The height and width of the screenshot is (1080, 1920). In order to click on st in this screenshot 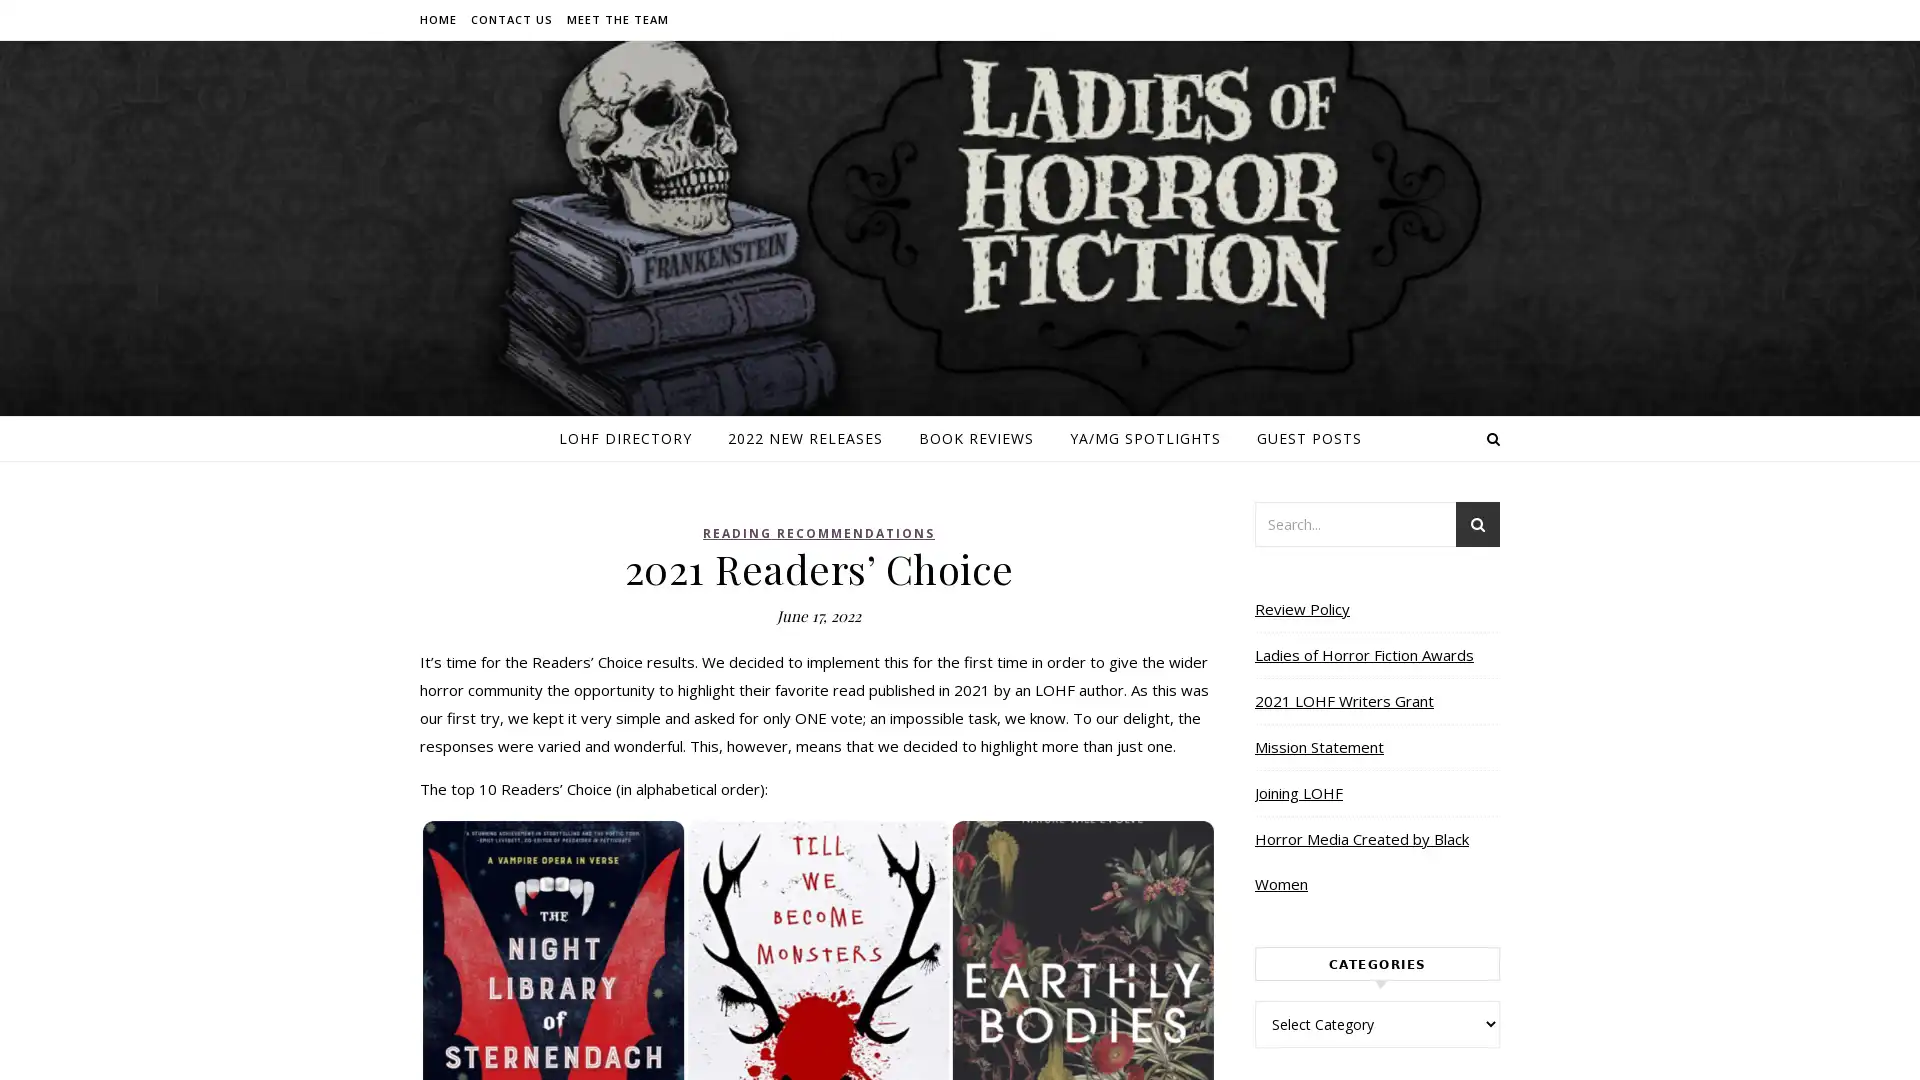, I will do `click(1478, 526)`.